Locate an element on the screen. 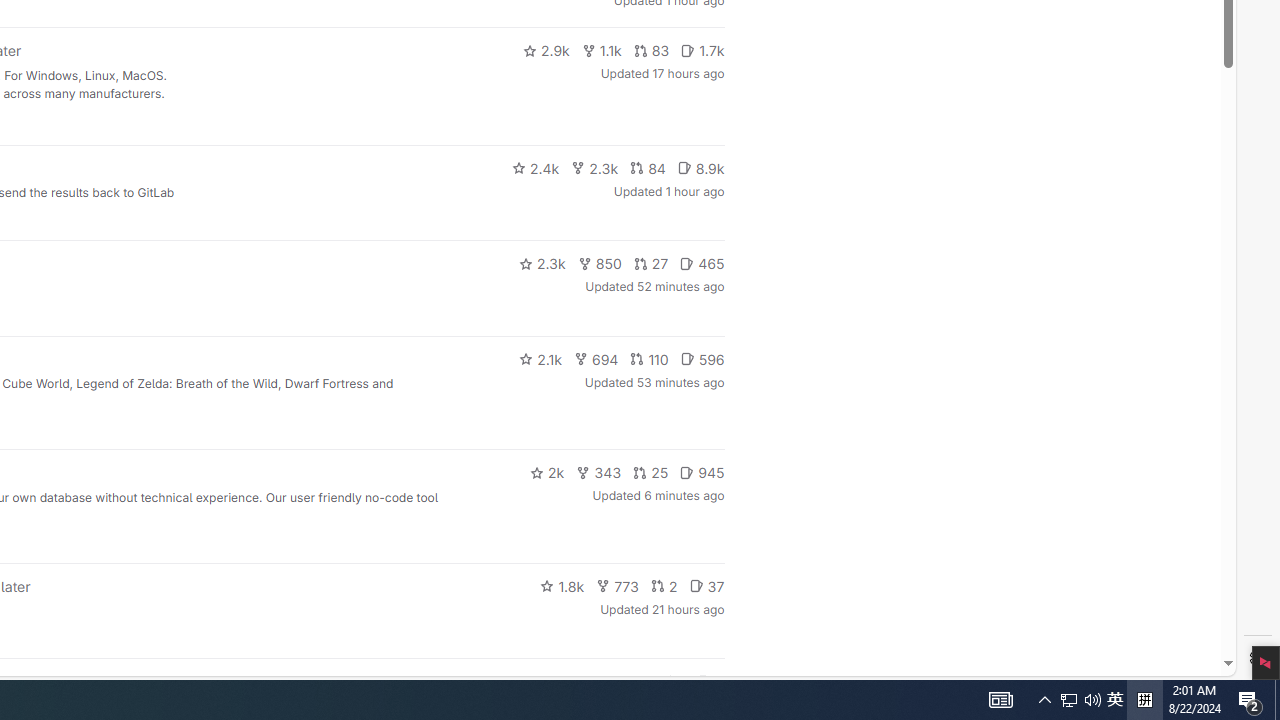 Image resolution: width=1280 pixels, height=720 pixels. '1.7k' is located at coordinates (702, 50).